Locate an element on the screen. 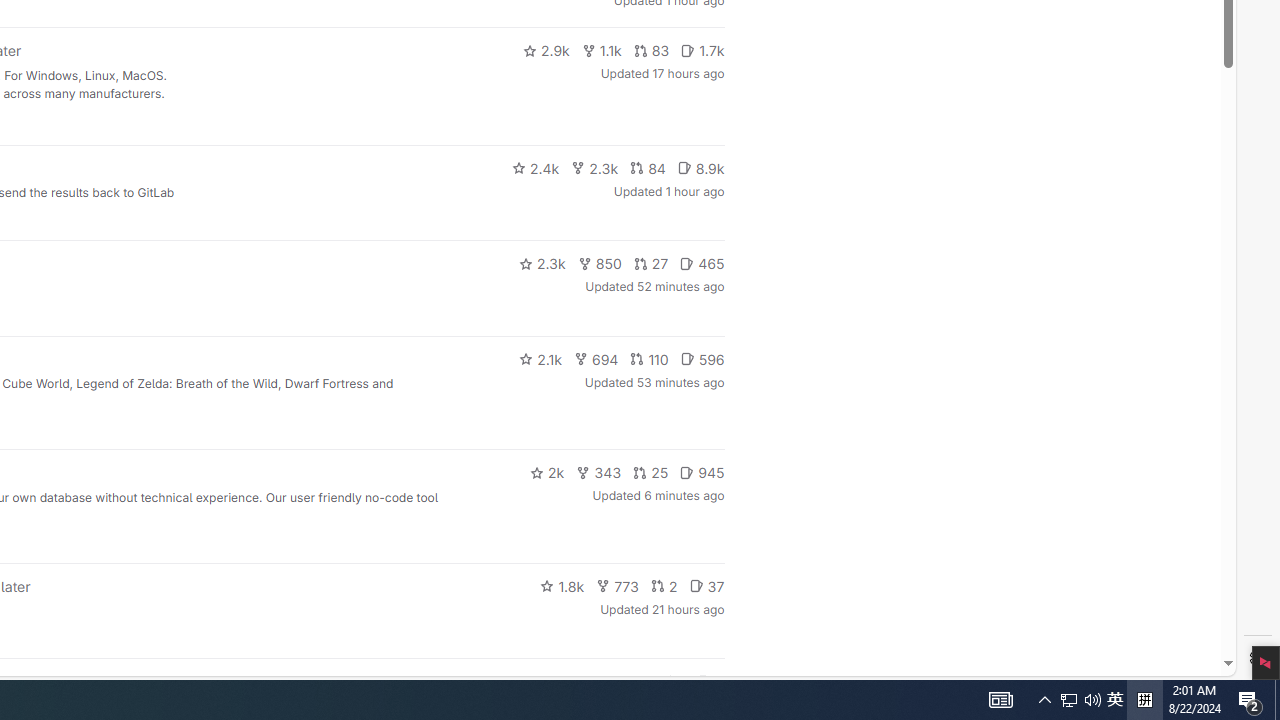 Image resolution: width=1280 pixels, height=720 pixels. '1.7k' is located at coordinates (702, 50).